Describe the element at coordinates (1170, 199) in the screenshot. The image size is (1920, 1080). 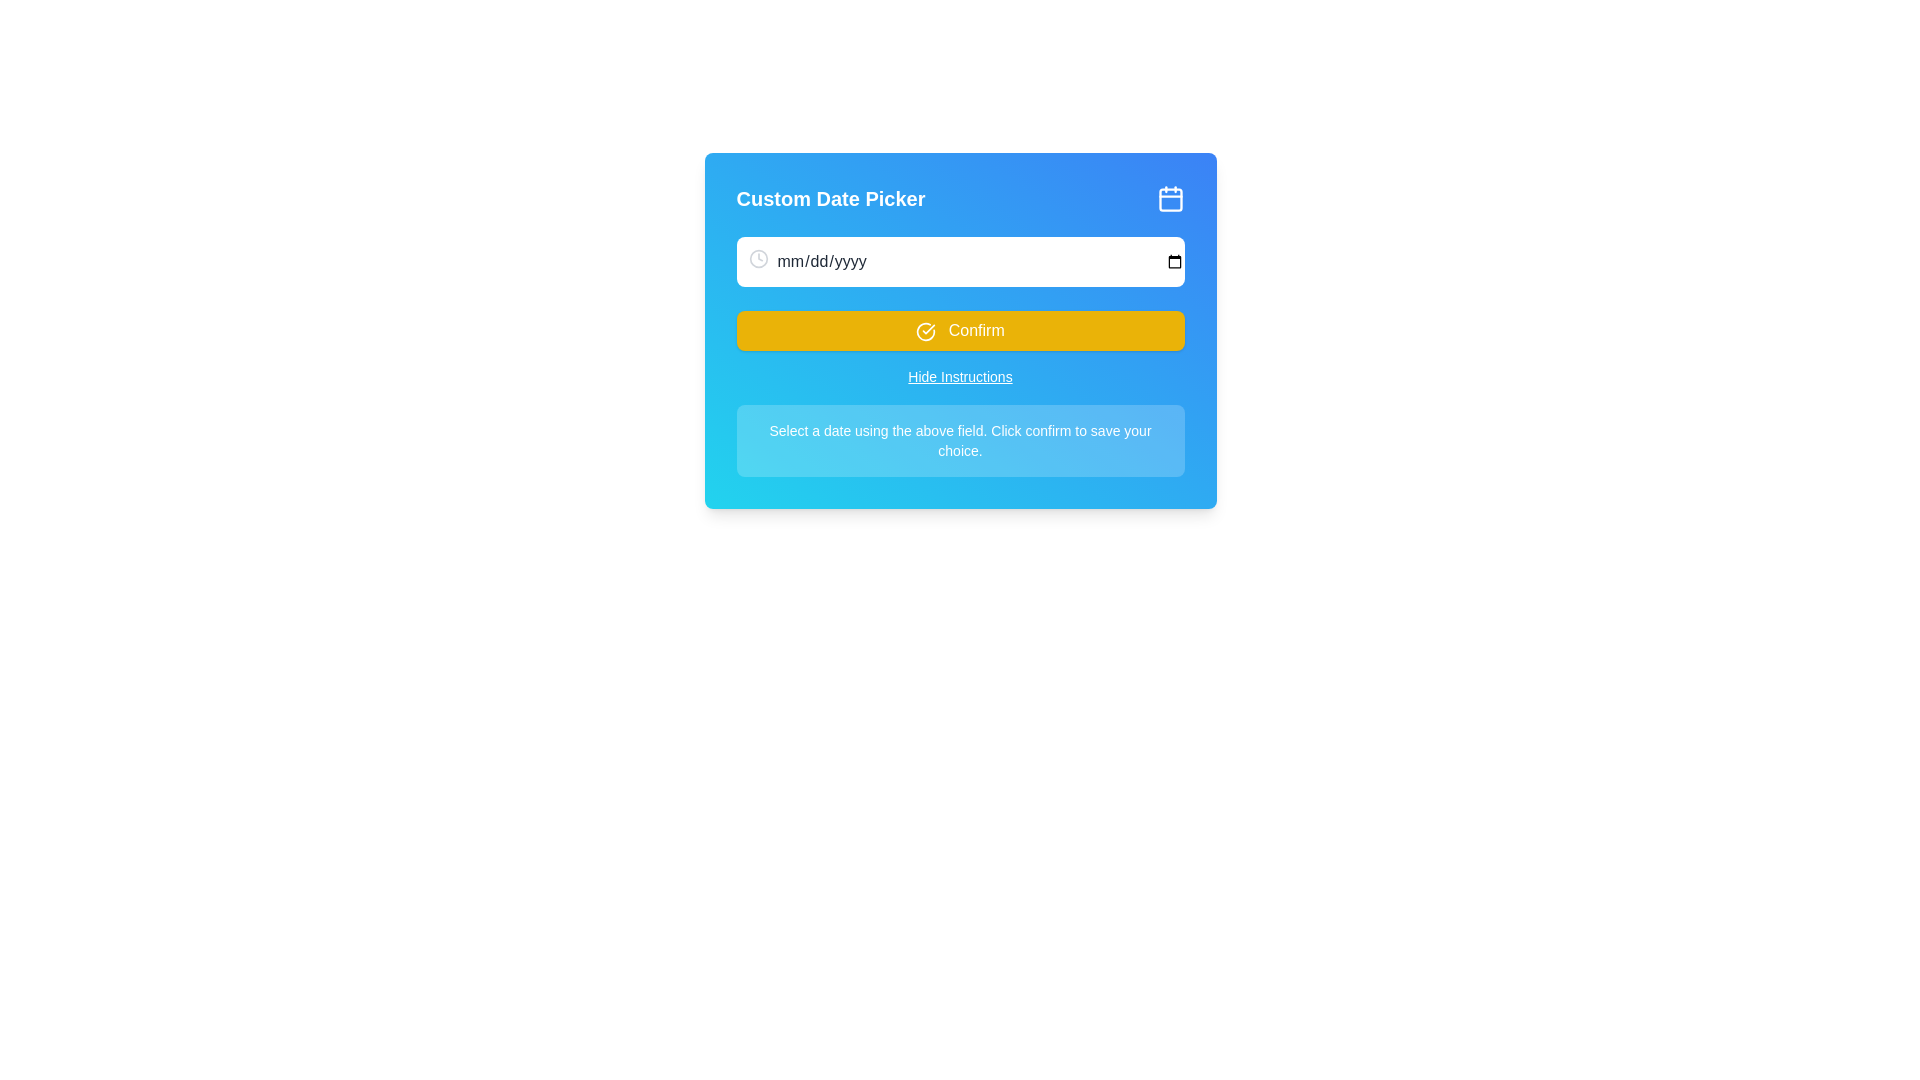
I see `the calendar icon located in the top-right corner of the 'Custom Date Picker' card, which visually indicates date selection` at that location.